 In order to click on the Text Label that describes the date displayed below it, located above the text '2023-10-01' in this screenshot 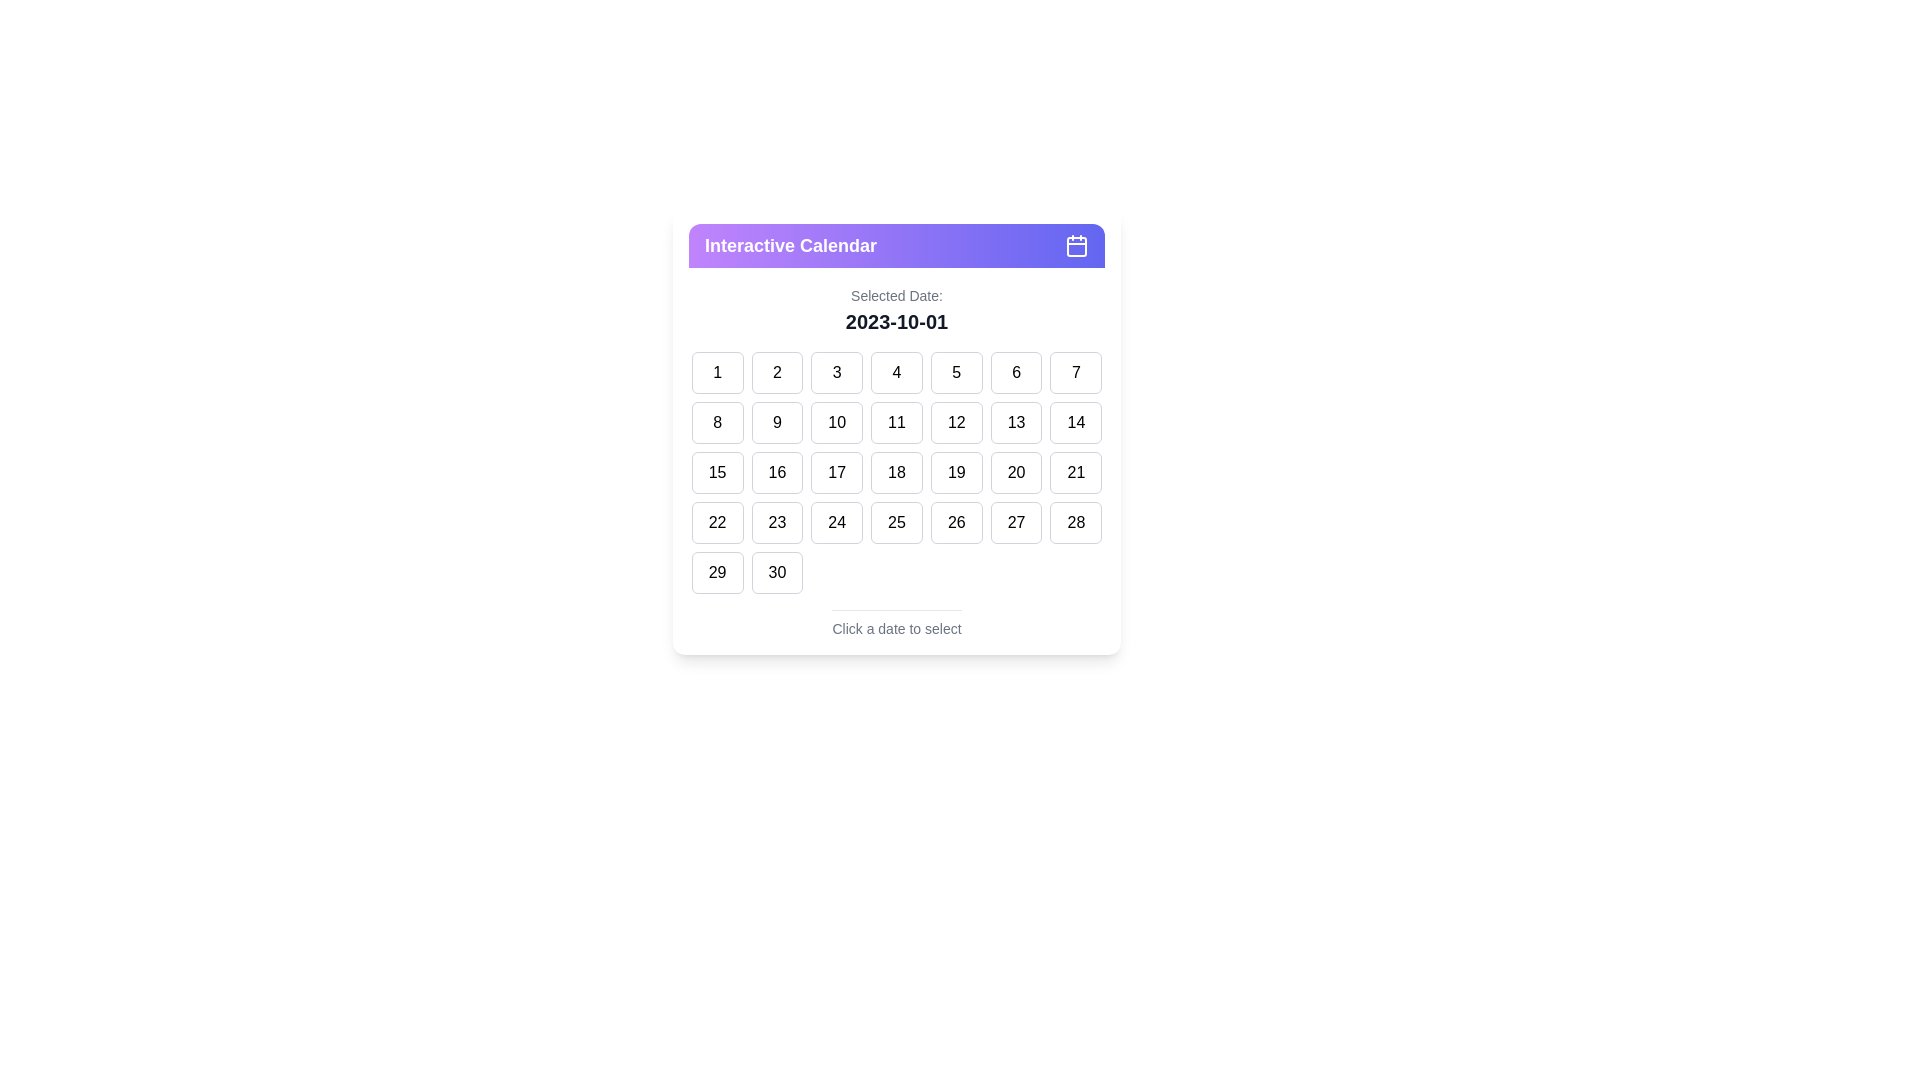, I will do `click(896, 296)`.